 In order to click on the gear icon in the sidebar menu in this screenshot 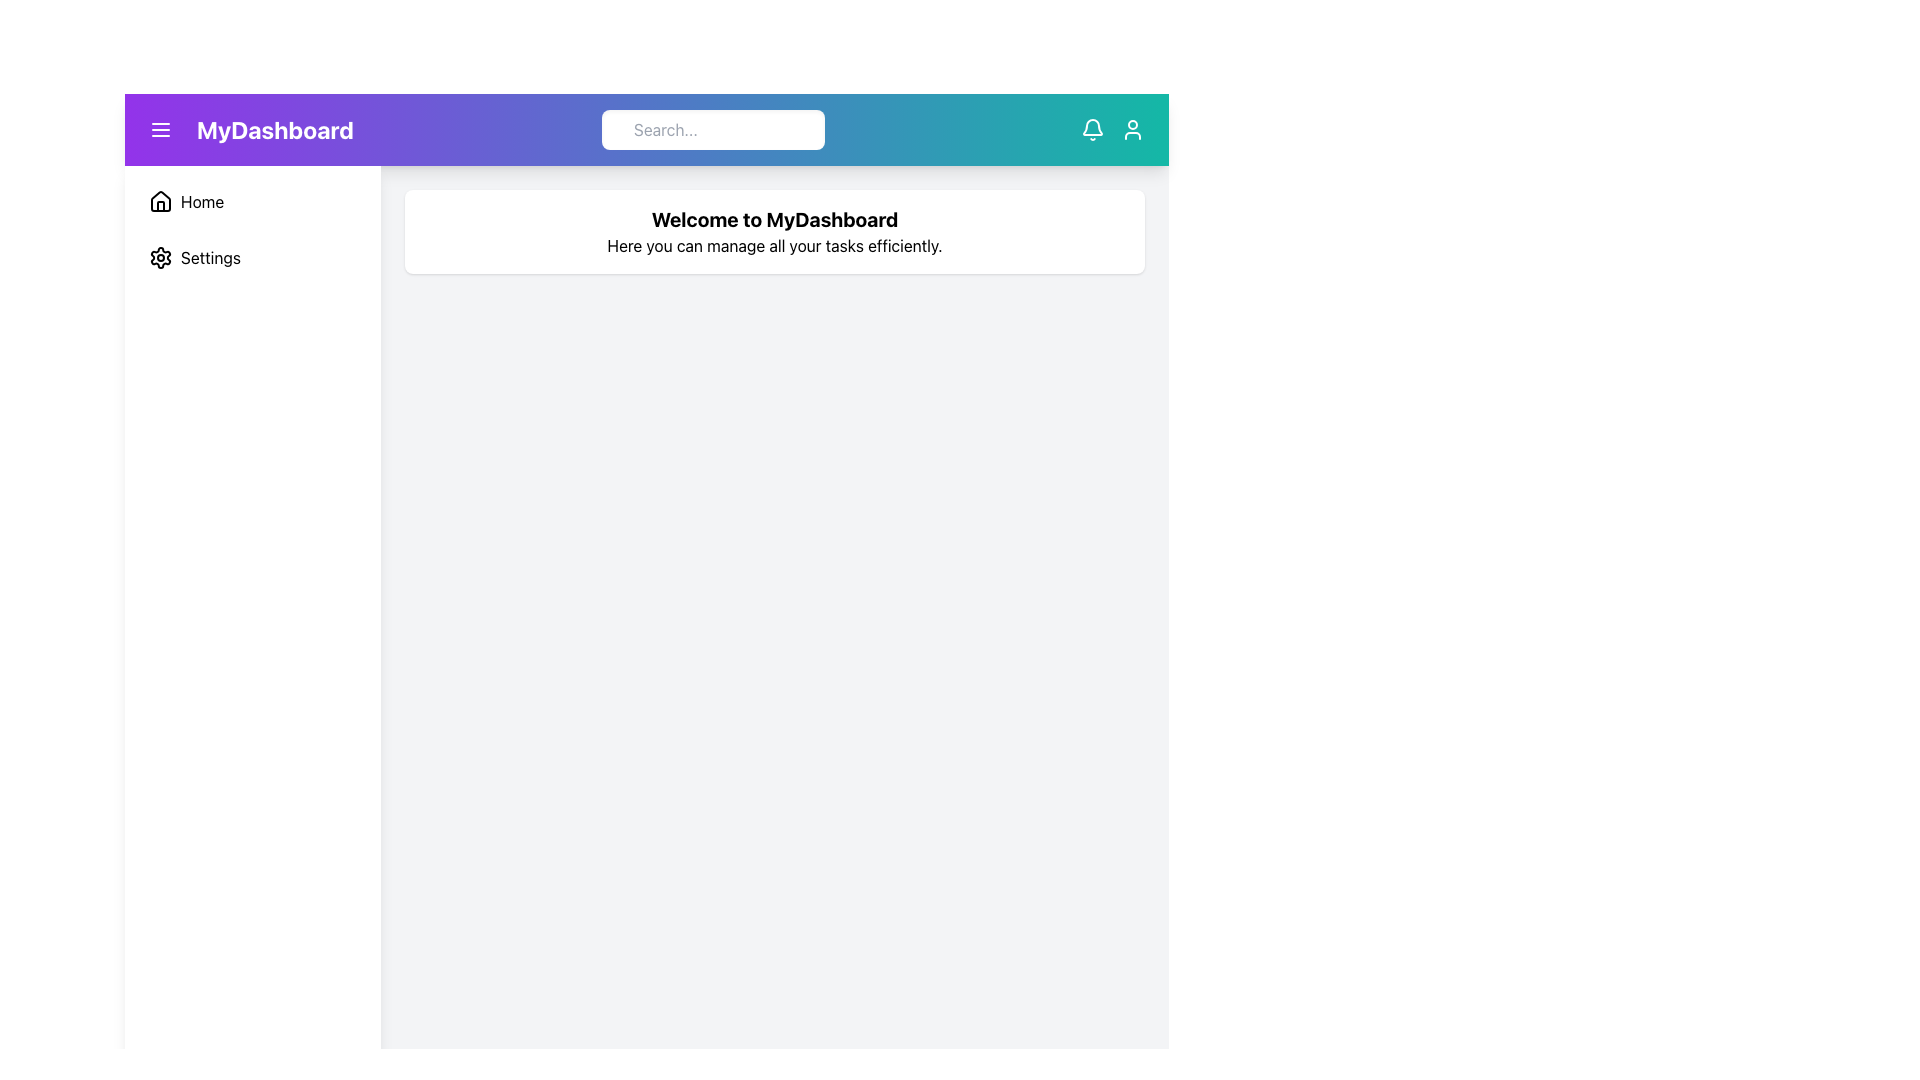, I will do `click(161, 257)`.